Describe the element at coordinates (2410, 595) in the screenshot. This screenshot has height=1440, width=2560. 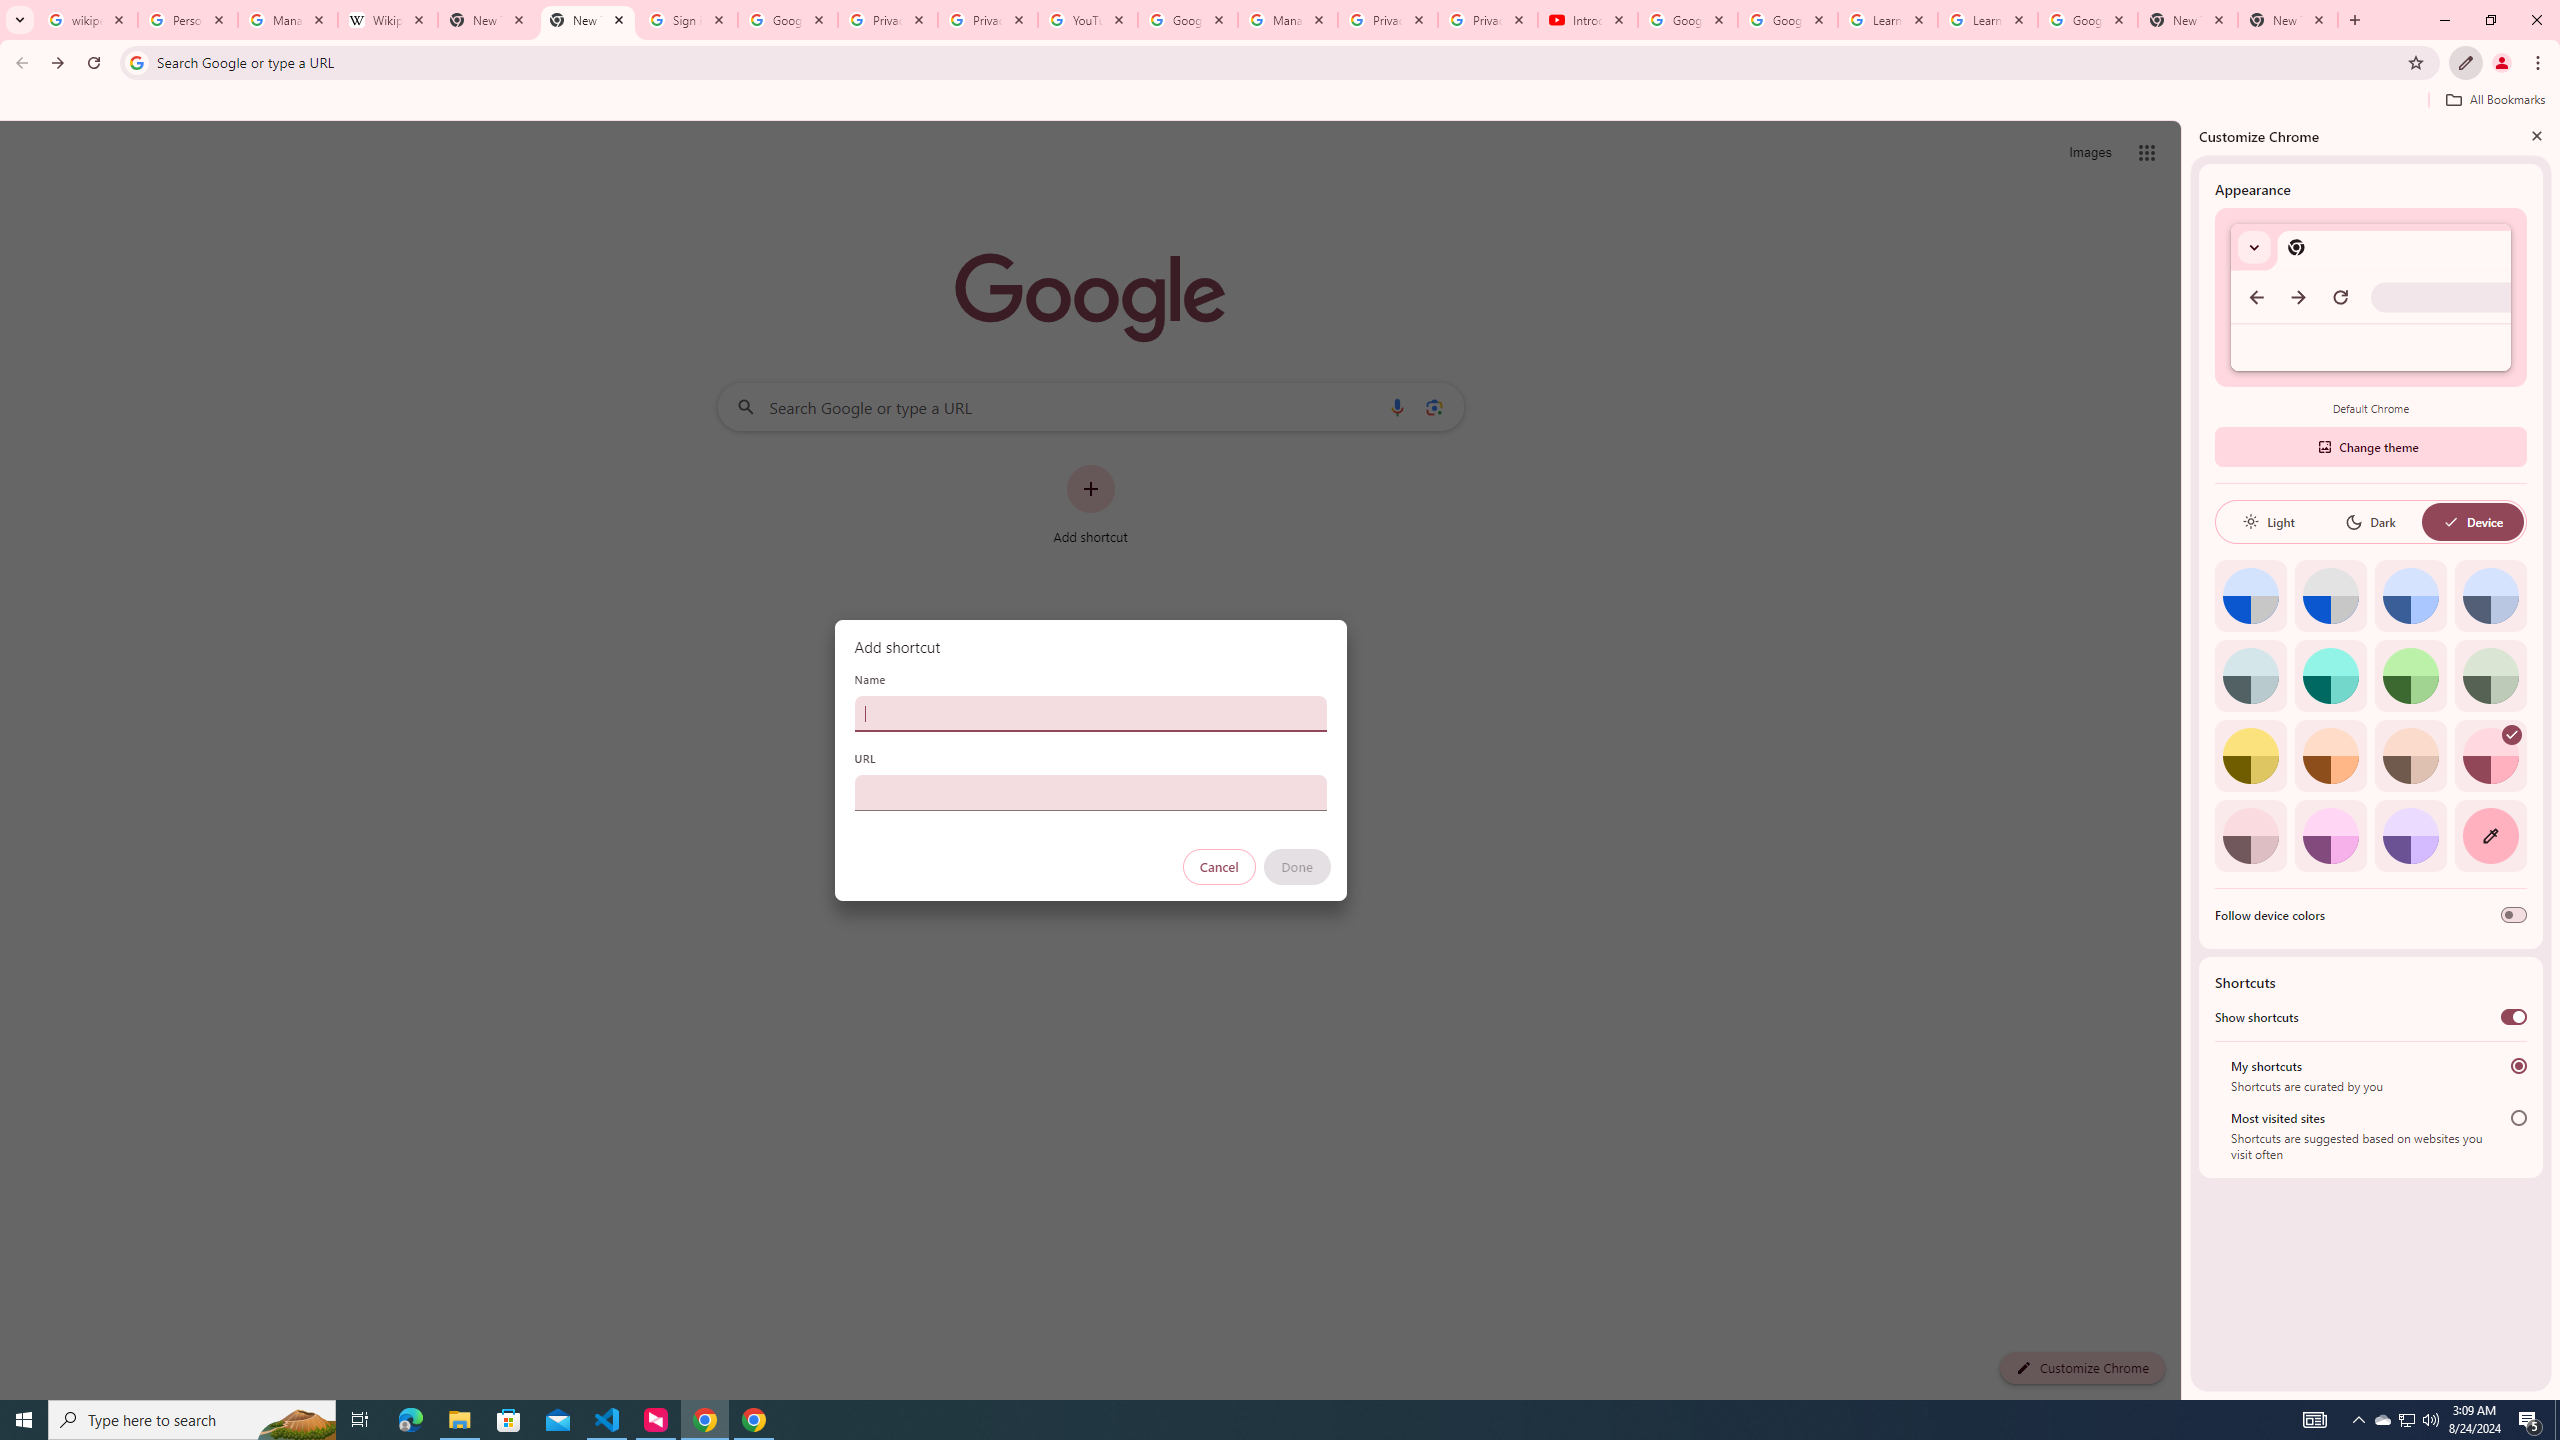
I see `'Blue'` at that location.